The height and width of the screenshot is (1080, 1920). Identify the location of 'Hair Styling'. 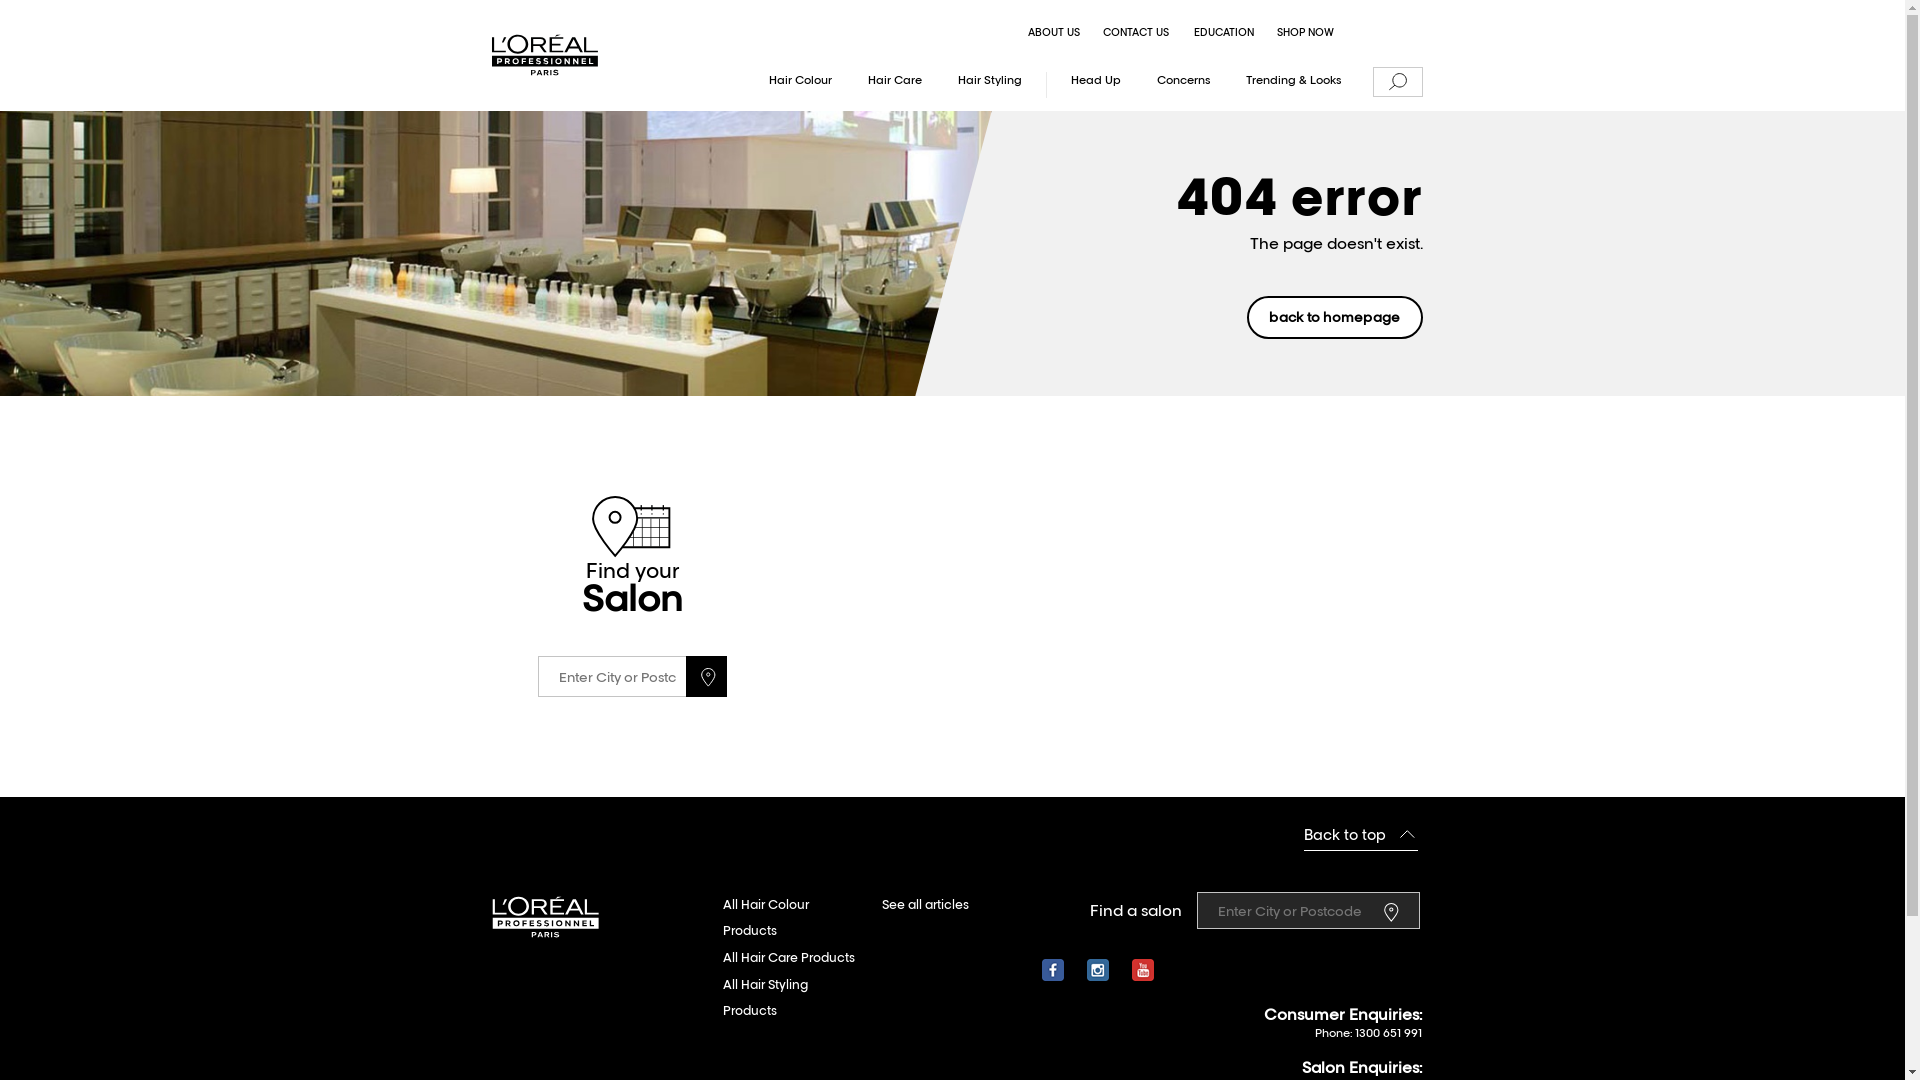
(989, 83).